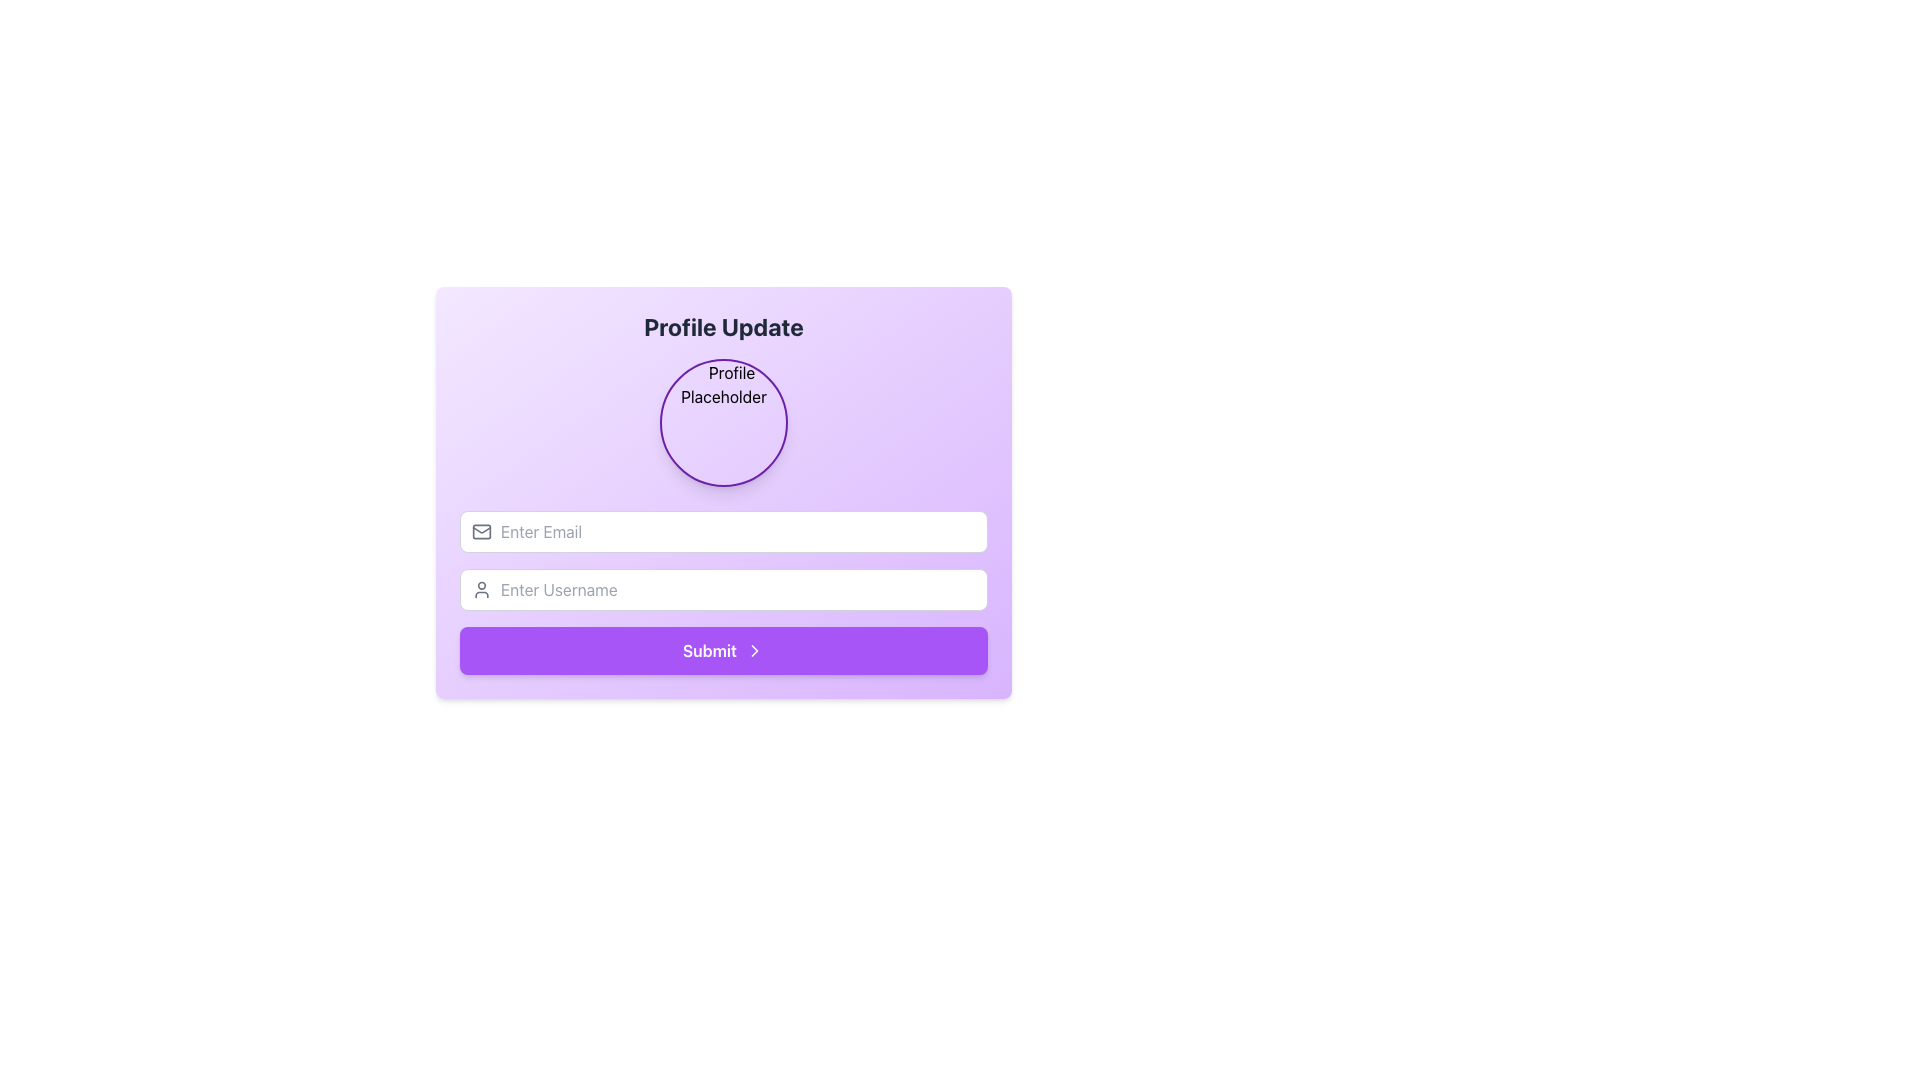 The image size is (1920, 1080). What do you see at coordinates (753, 651) in the screenshot?
I see `the right-pointing chevron icon with a white stroke on a purple background, located on the right side of the Submit button` at bounding box center [753, 651].